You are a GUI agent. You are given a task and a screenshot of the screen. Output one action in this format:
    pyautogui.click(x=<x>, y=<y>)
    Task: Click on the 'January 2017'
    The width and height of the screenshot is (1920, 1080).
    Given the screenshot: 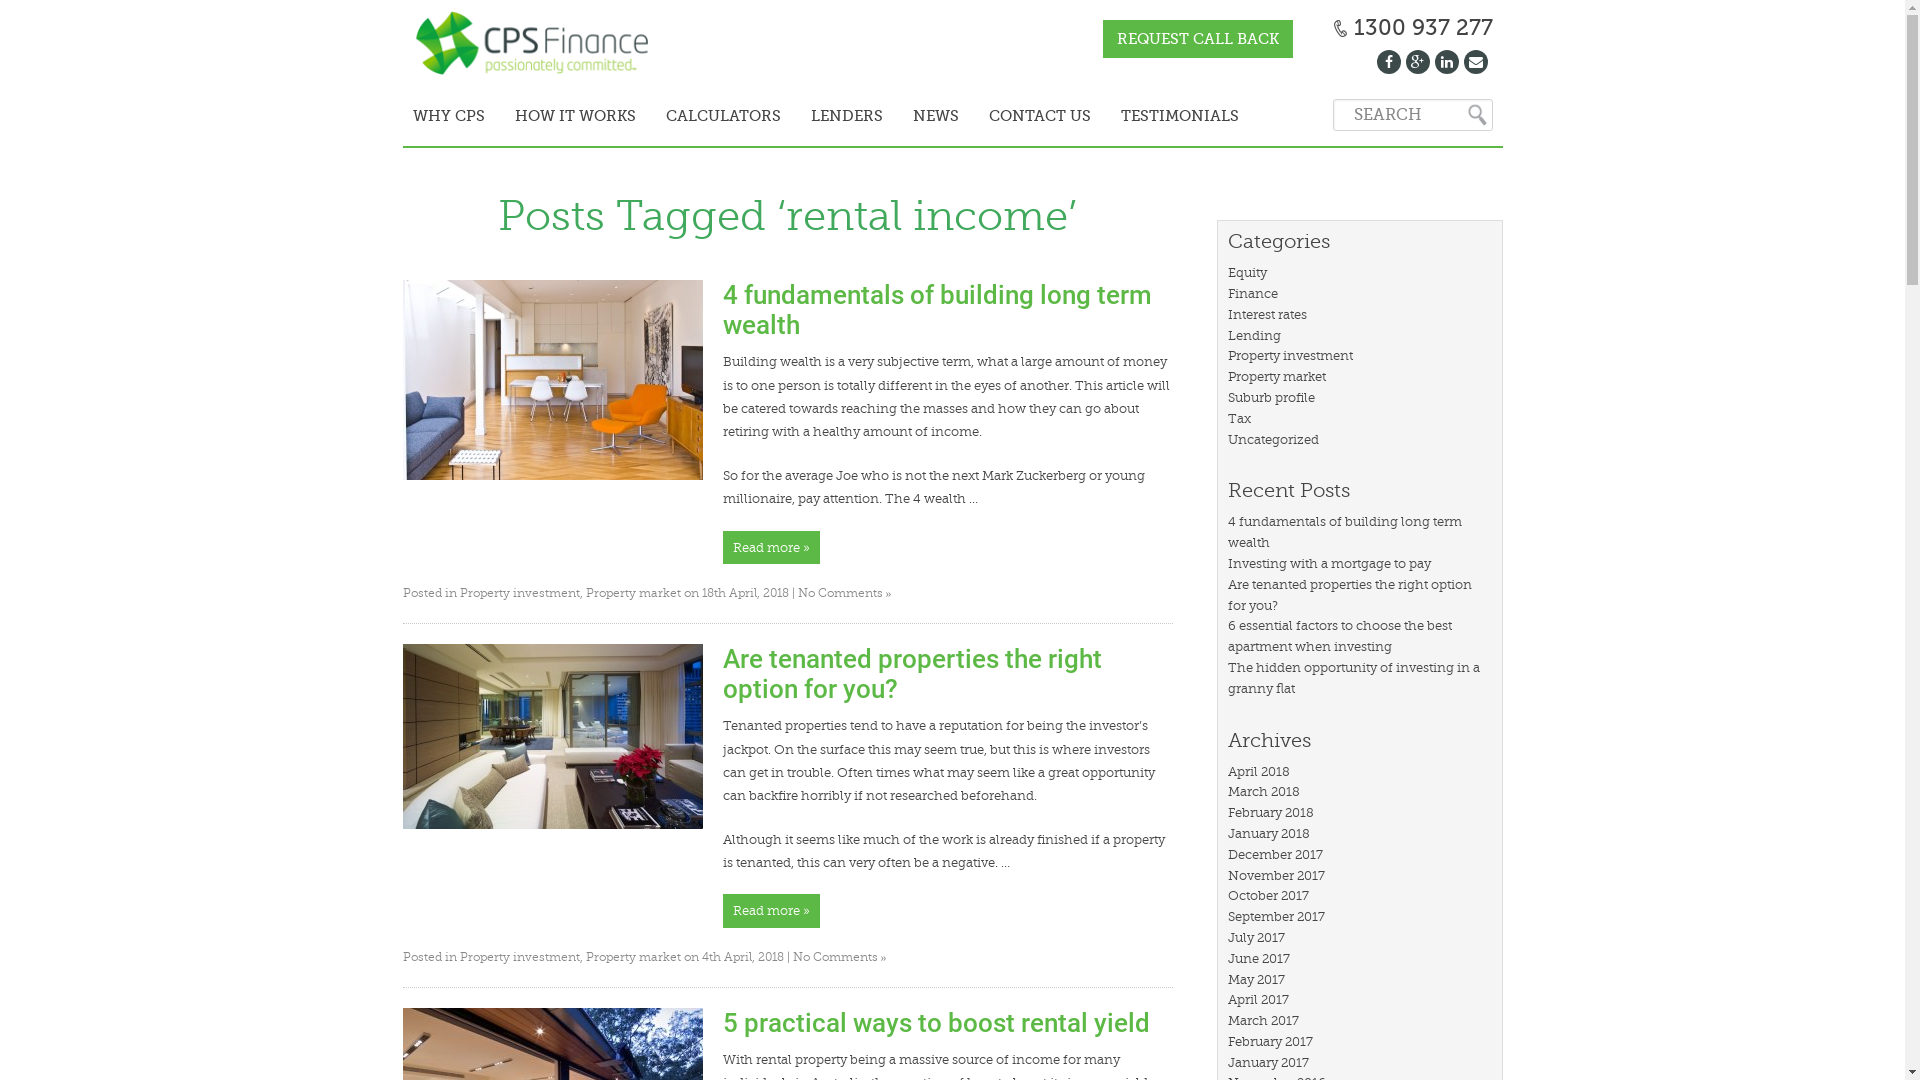 What is the action you would take?
    pyautogui.click(x=1267, y=1061)
    